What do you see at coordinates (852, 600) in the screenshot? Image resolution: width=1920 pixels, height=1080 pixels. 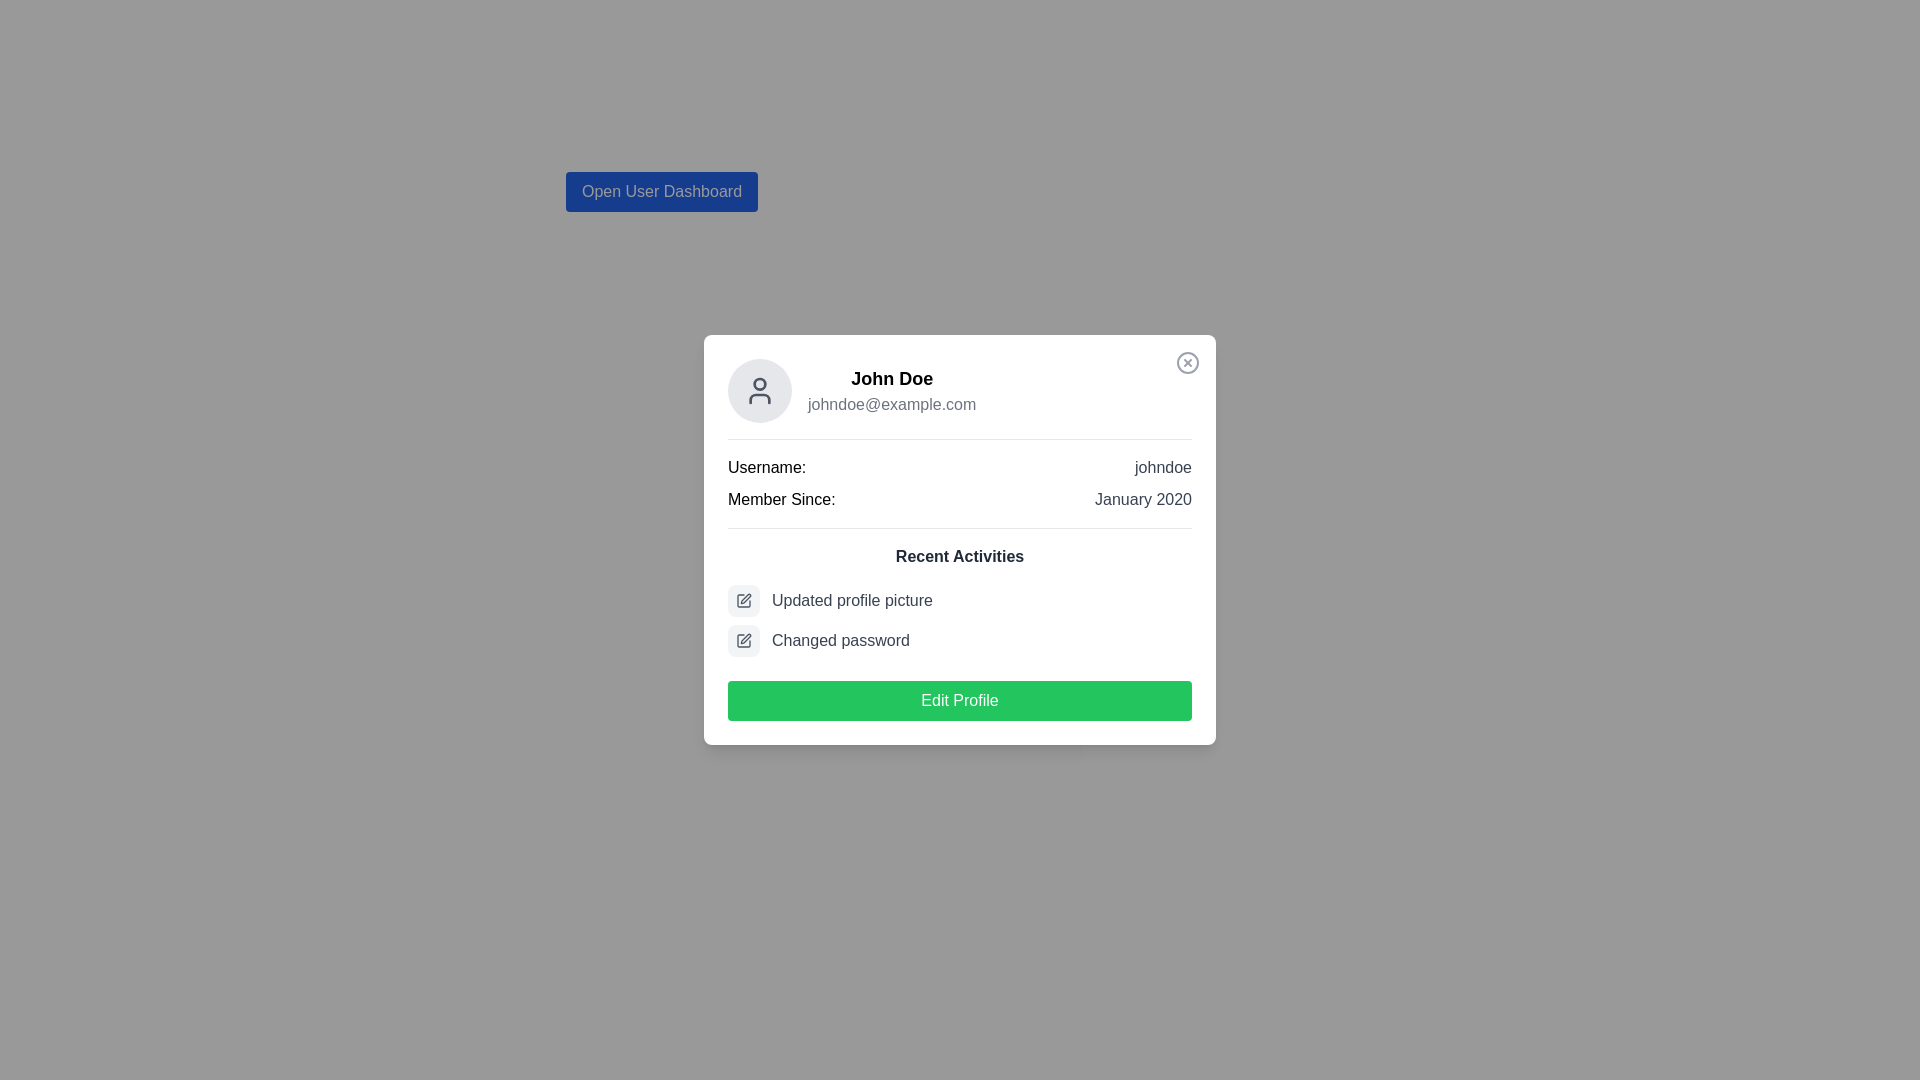 I see `the static text element that provides descriptive information about recent activities, located under the 'Recent Activities' title section in the profile card` at bounding box center [852, 600].